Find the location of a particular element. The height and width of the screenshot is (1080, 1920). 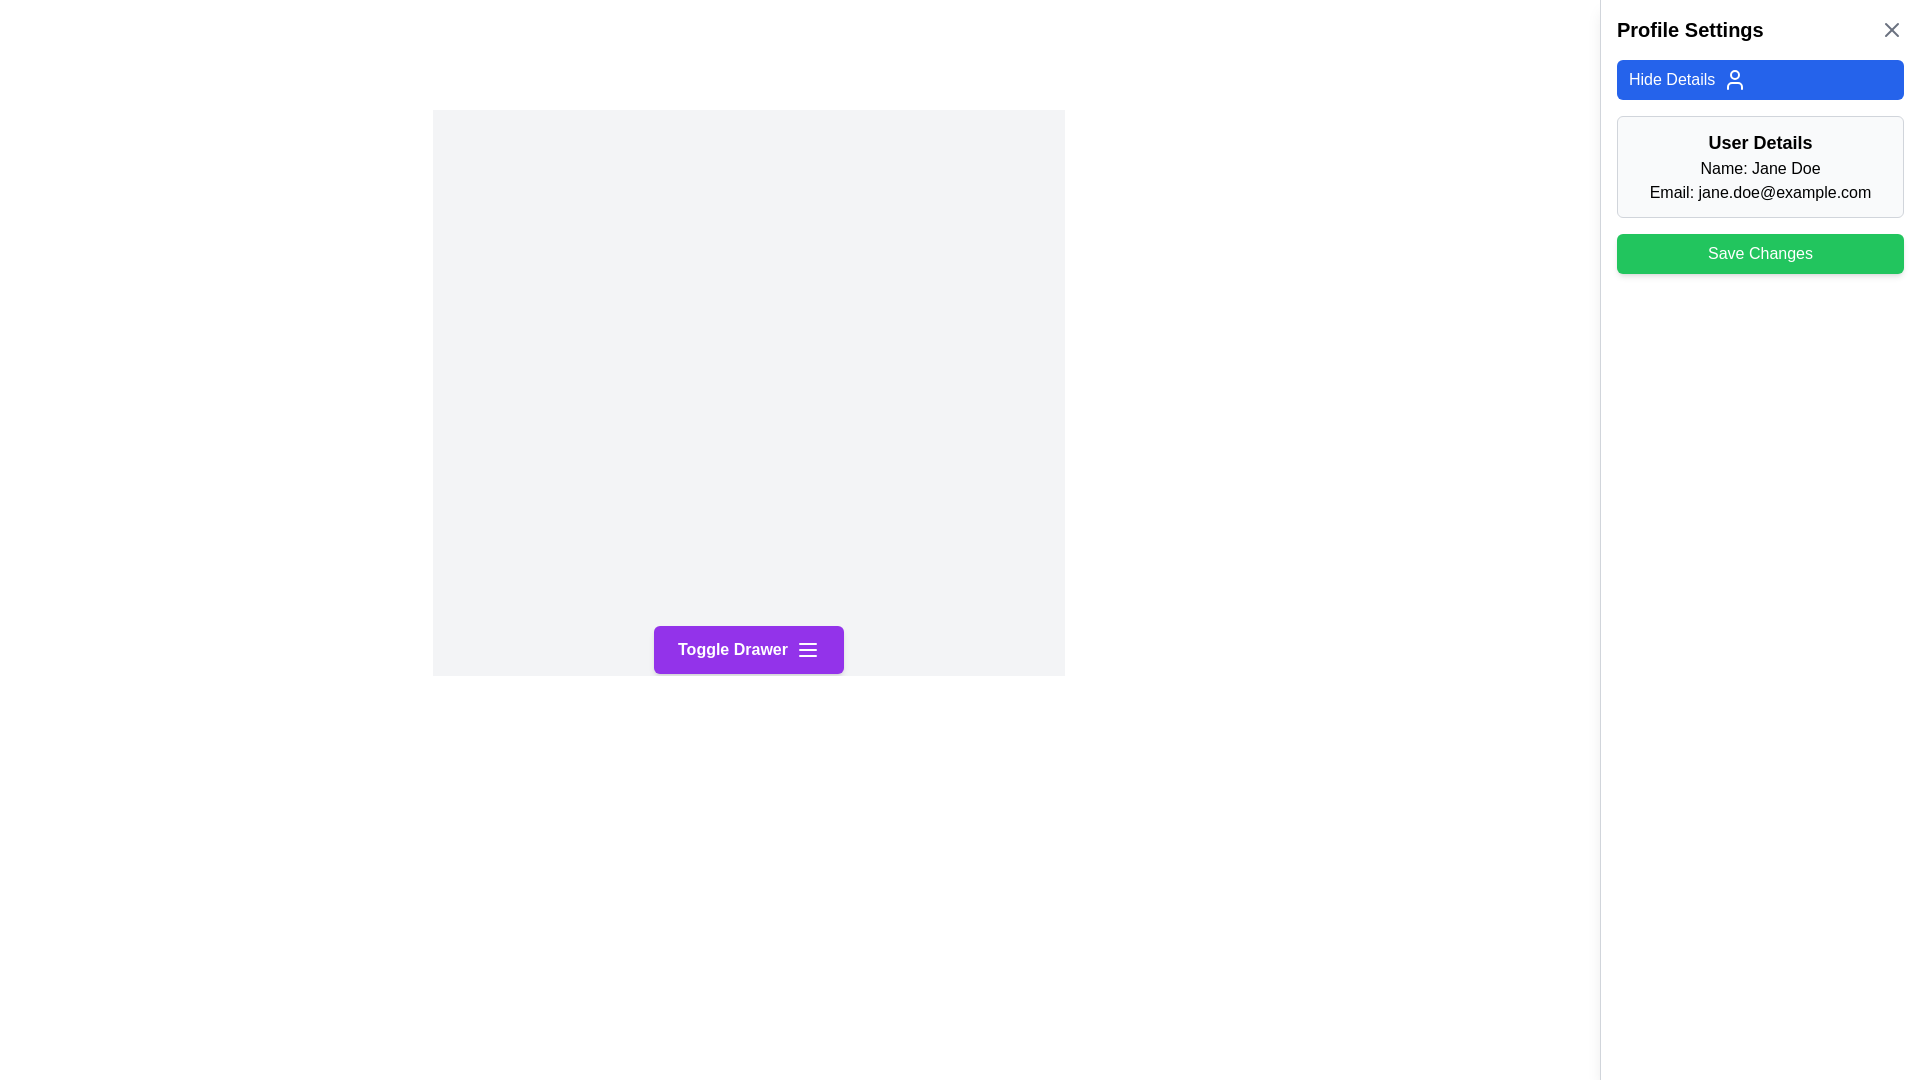

the small gray 'X' icon button for closing or dismissing the dialog, located next to the 'Profile Settings' text in the header section is located at coordinates (1890, 30).